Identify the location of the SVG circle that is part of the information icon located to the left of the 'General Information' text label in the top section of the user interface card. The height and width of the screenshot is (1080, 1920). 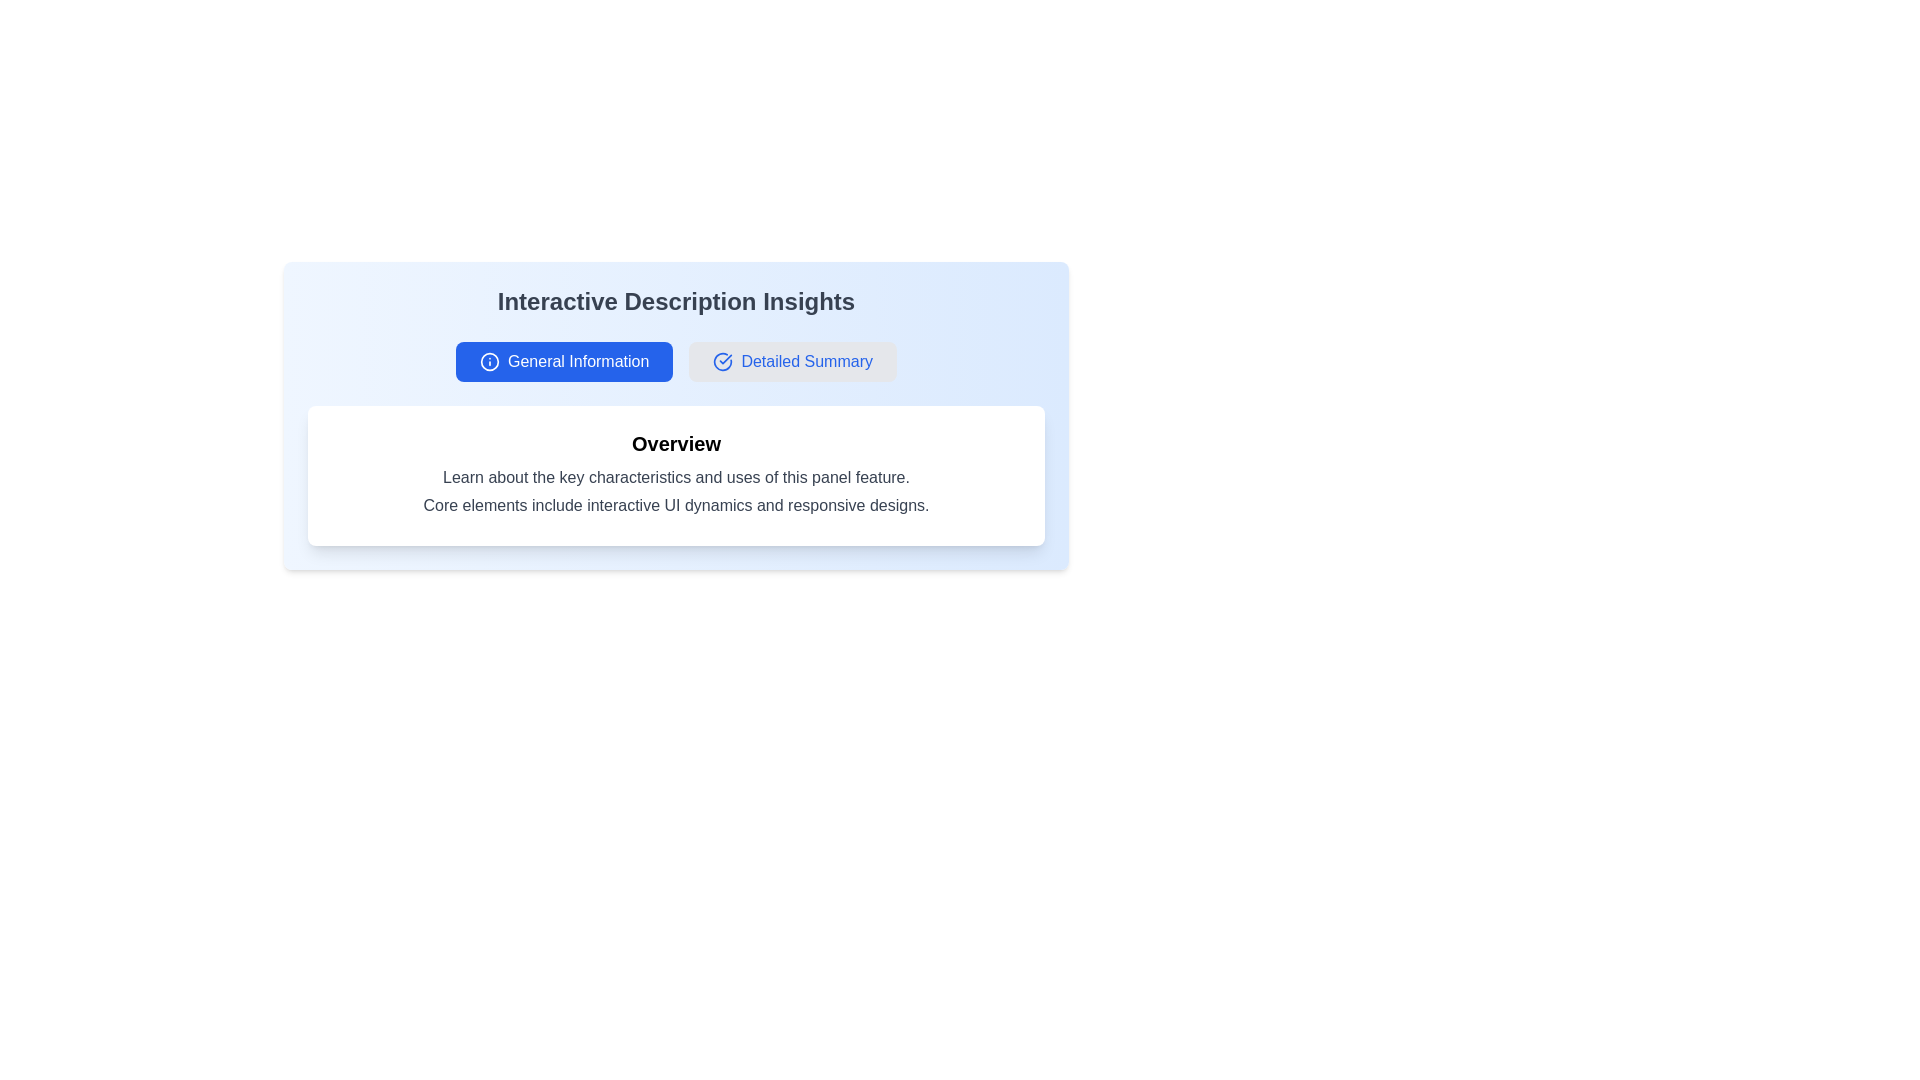
(489, 362).